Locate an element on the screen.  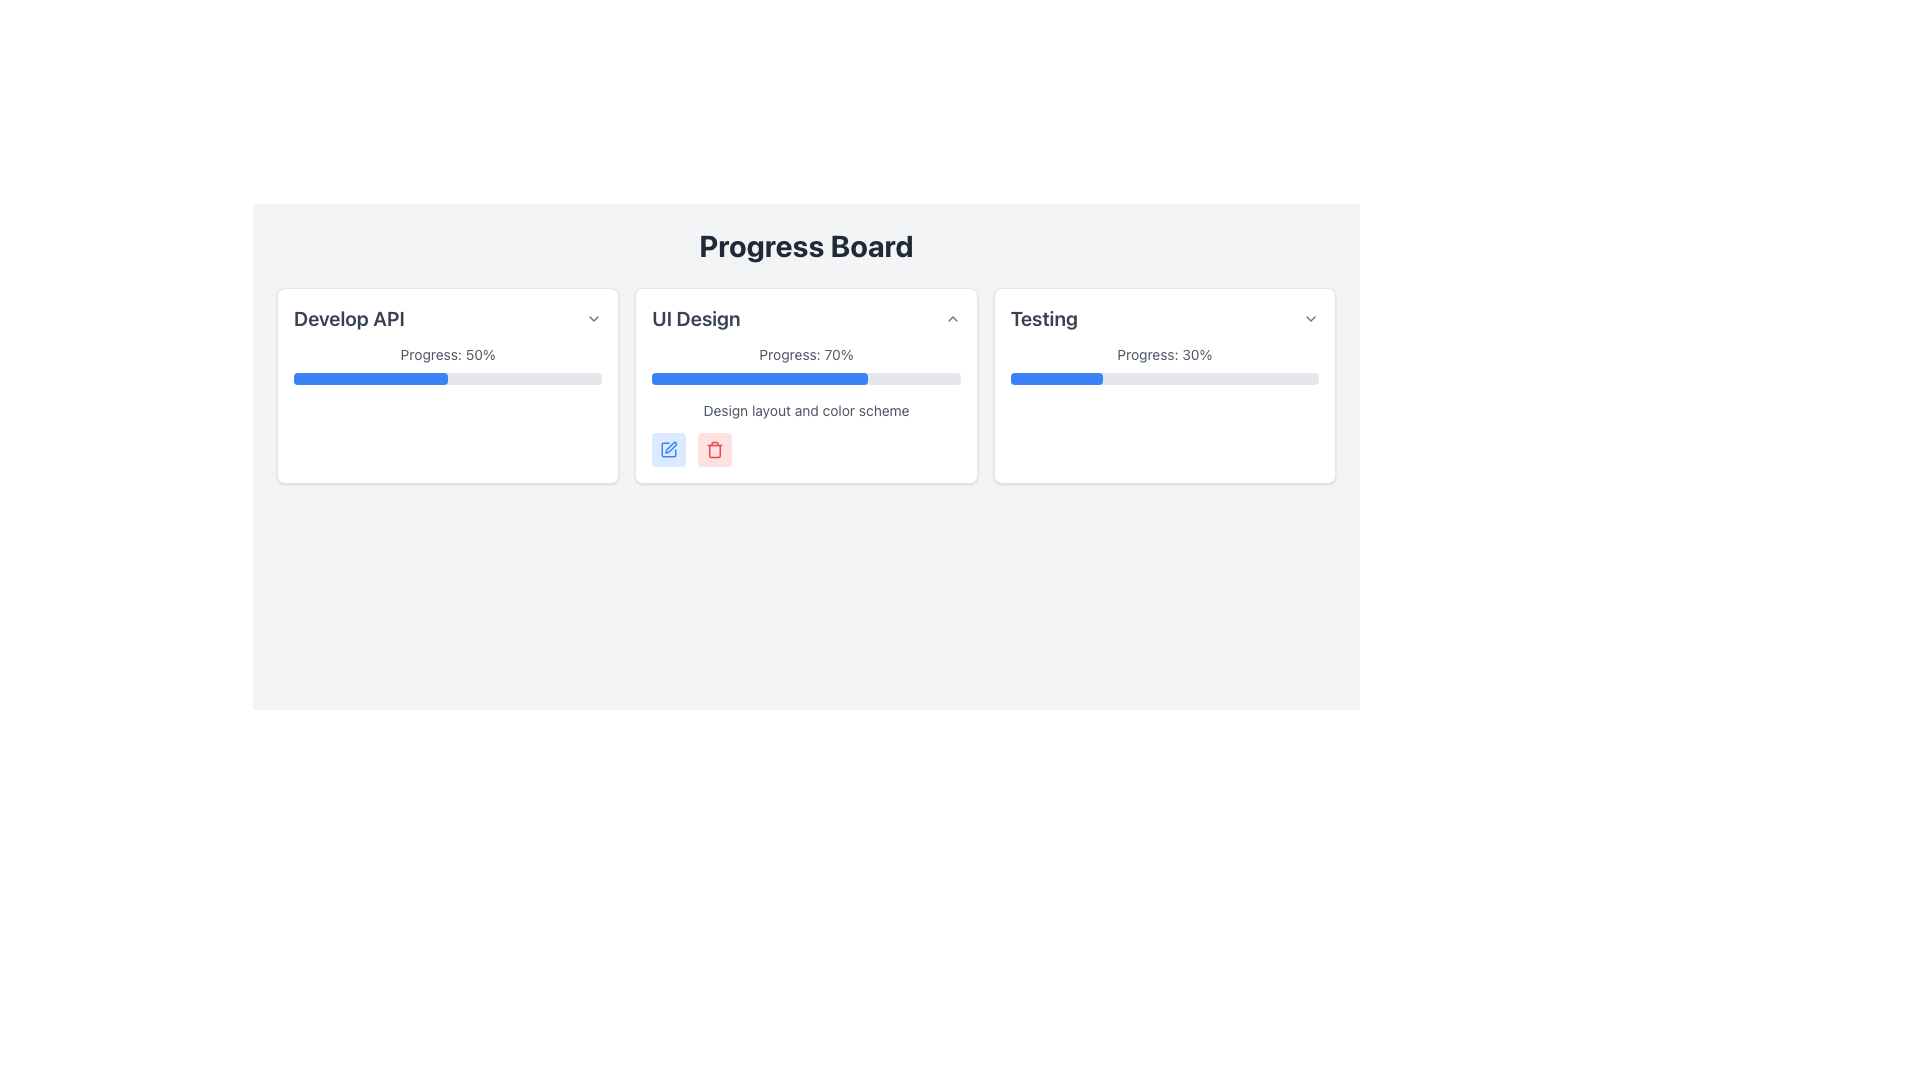
the progress percentage on the 'UI Design' card widget, which shows 'Progress: 70%' and is located in the middle of a three-column layout of cards is located at coordinates (806, 385).